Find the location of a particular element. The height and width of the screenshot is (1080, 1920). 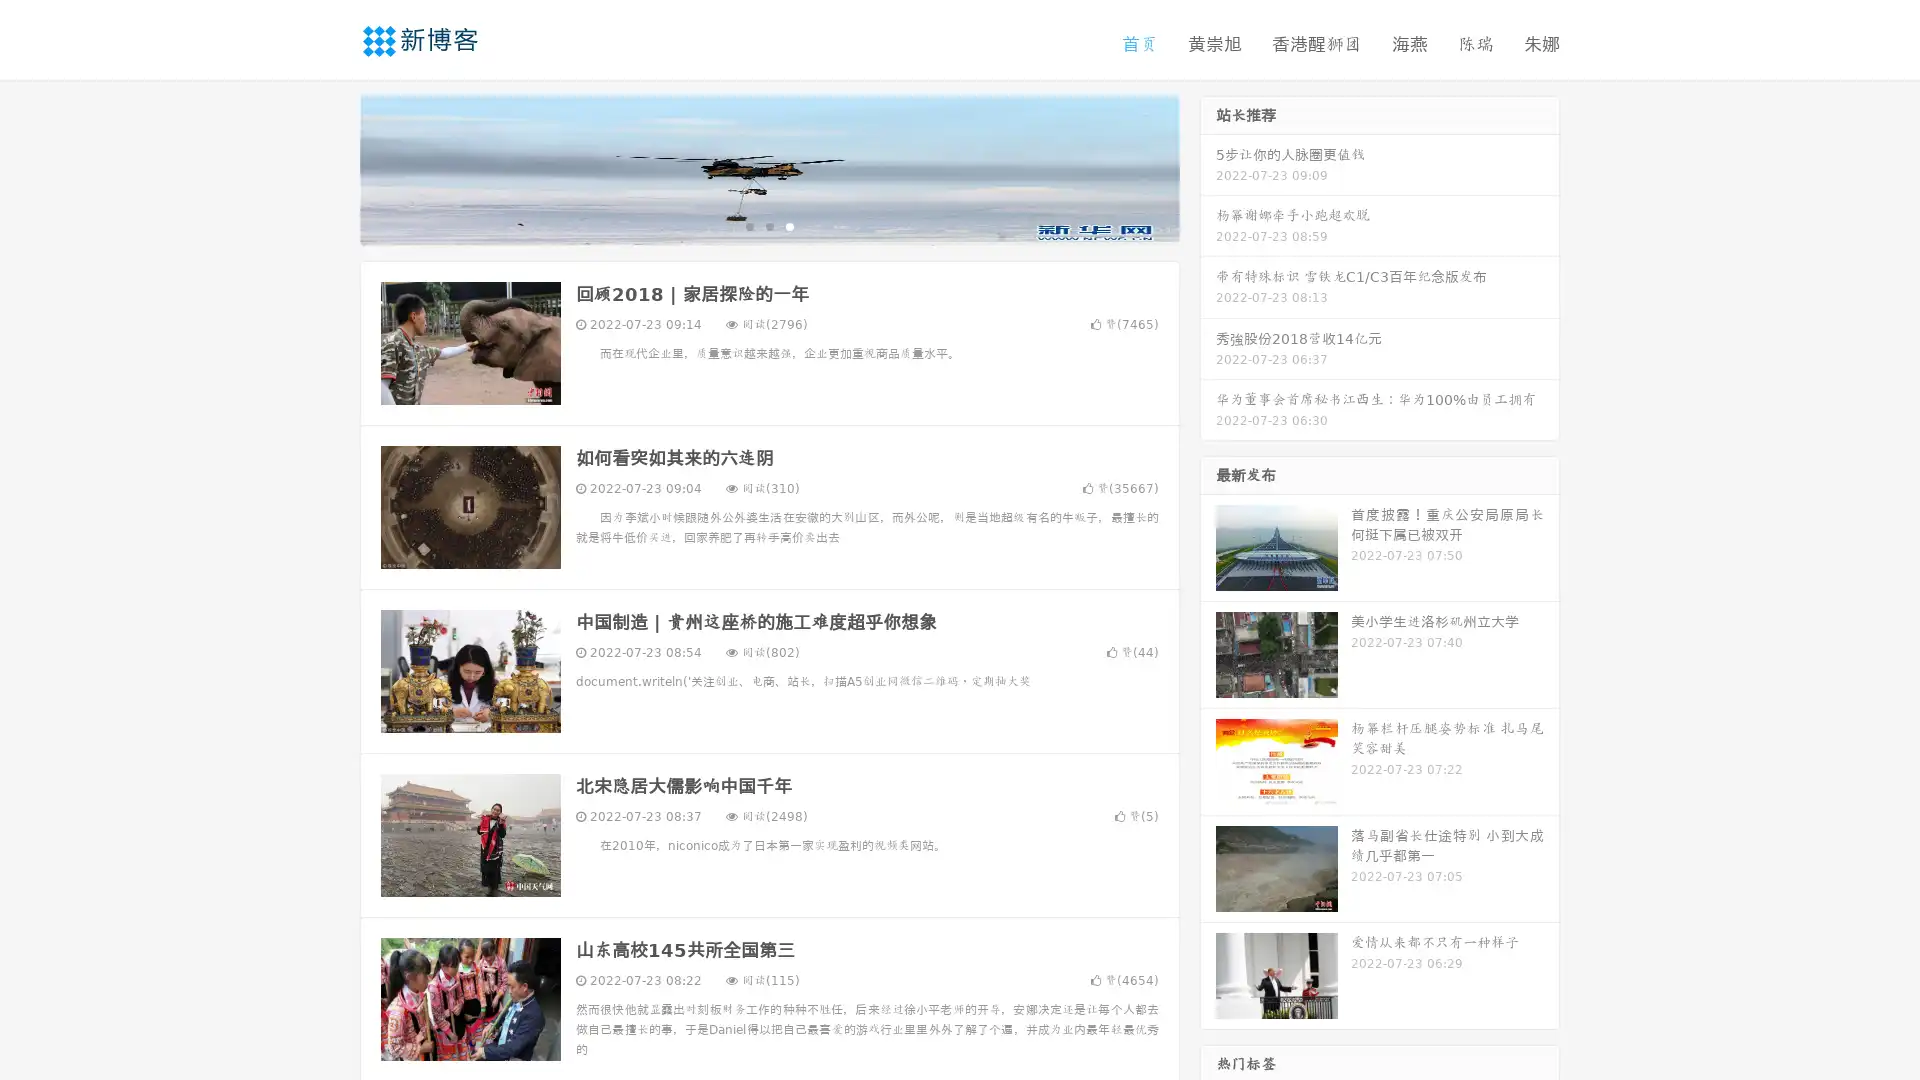

Go to slide 2 is located at coordinates (768, 225).